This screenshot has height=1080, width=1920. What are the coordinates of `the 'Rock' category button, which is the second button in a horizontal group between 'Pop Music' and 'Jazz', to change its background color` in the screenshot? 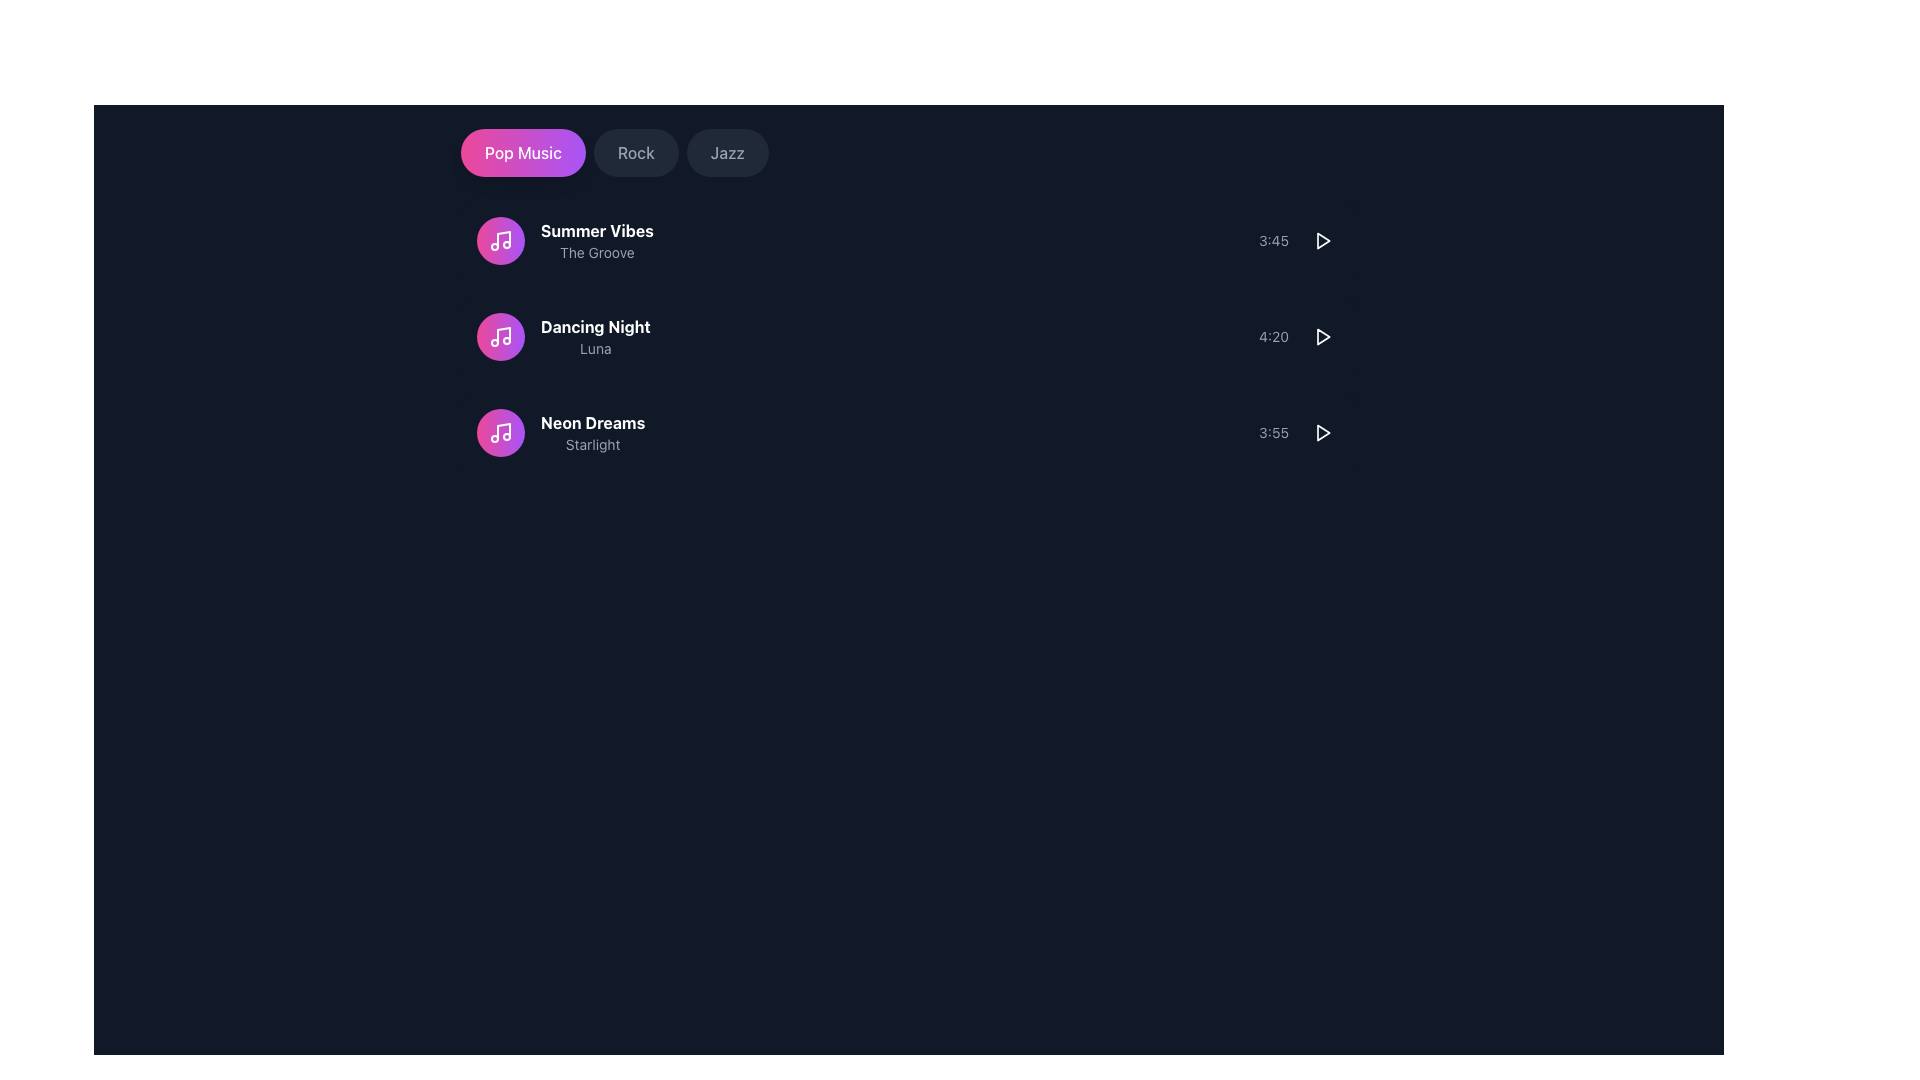 It's located at (635, 152).